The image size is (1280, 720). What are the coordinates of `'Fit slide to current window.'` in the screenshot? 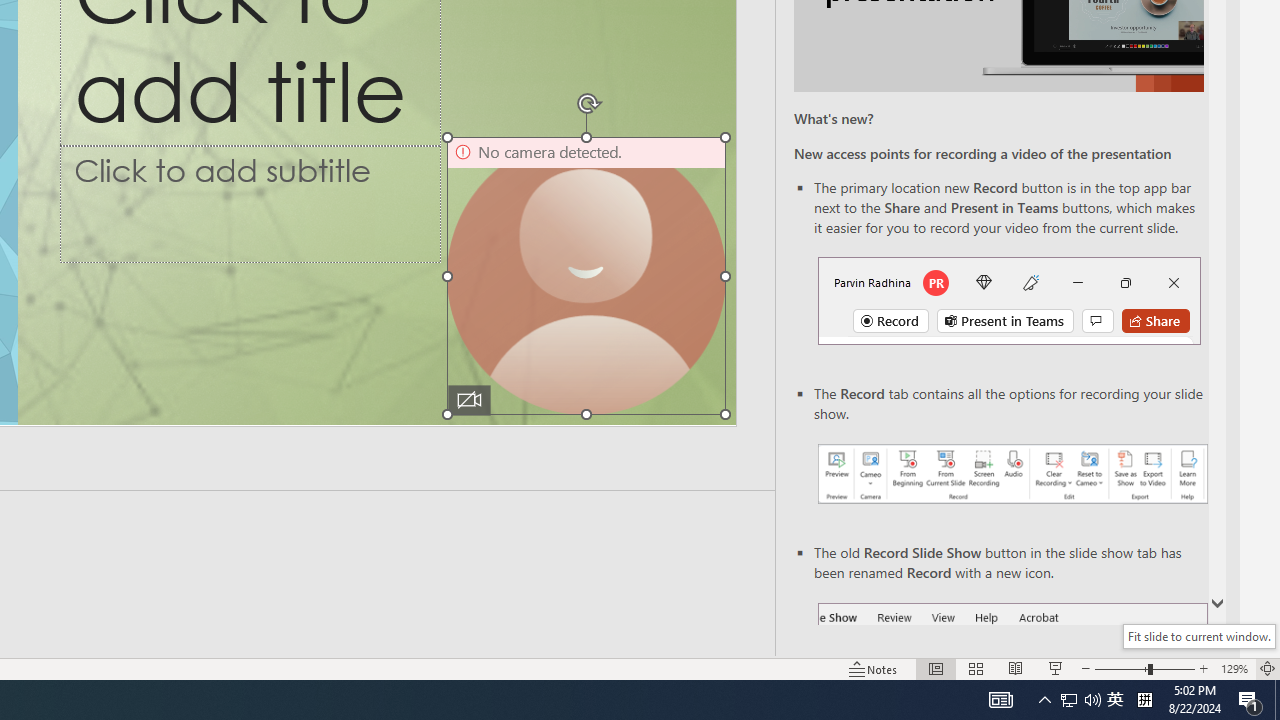 It's located at (1199, 636).